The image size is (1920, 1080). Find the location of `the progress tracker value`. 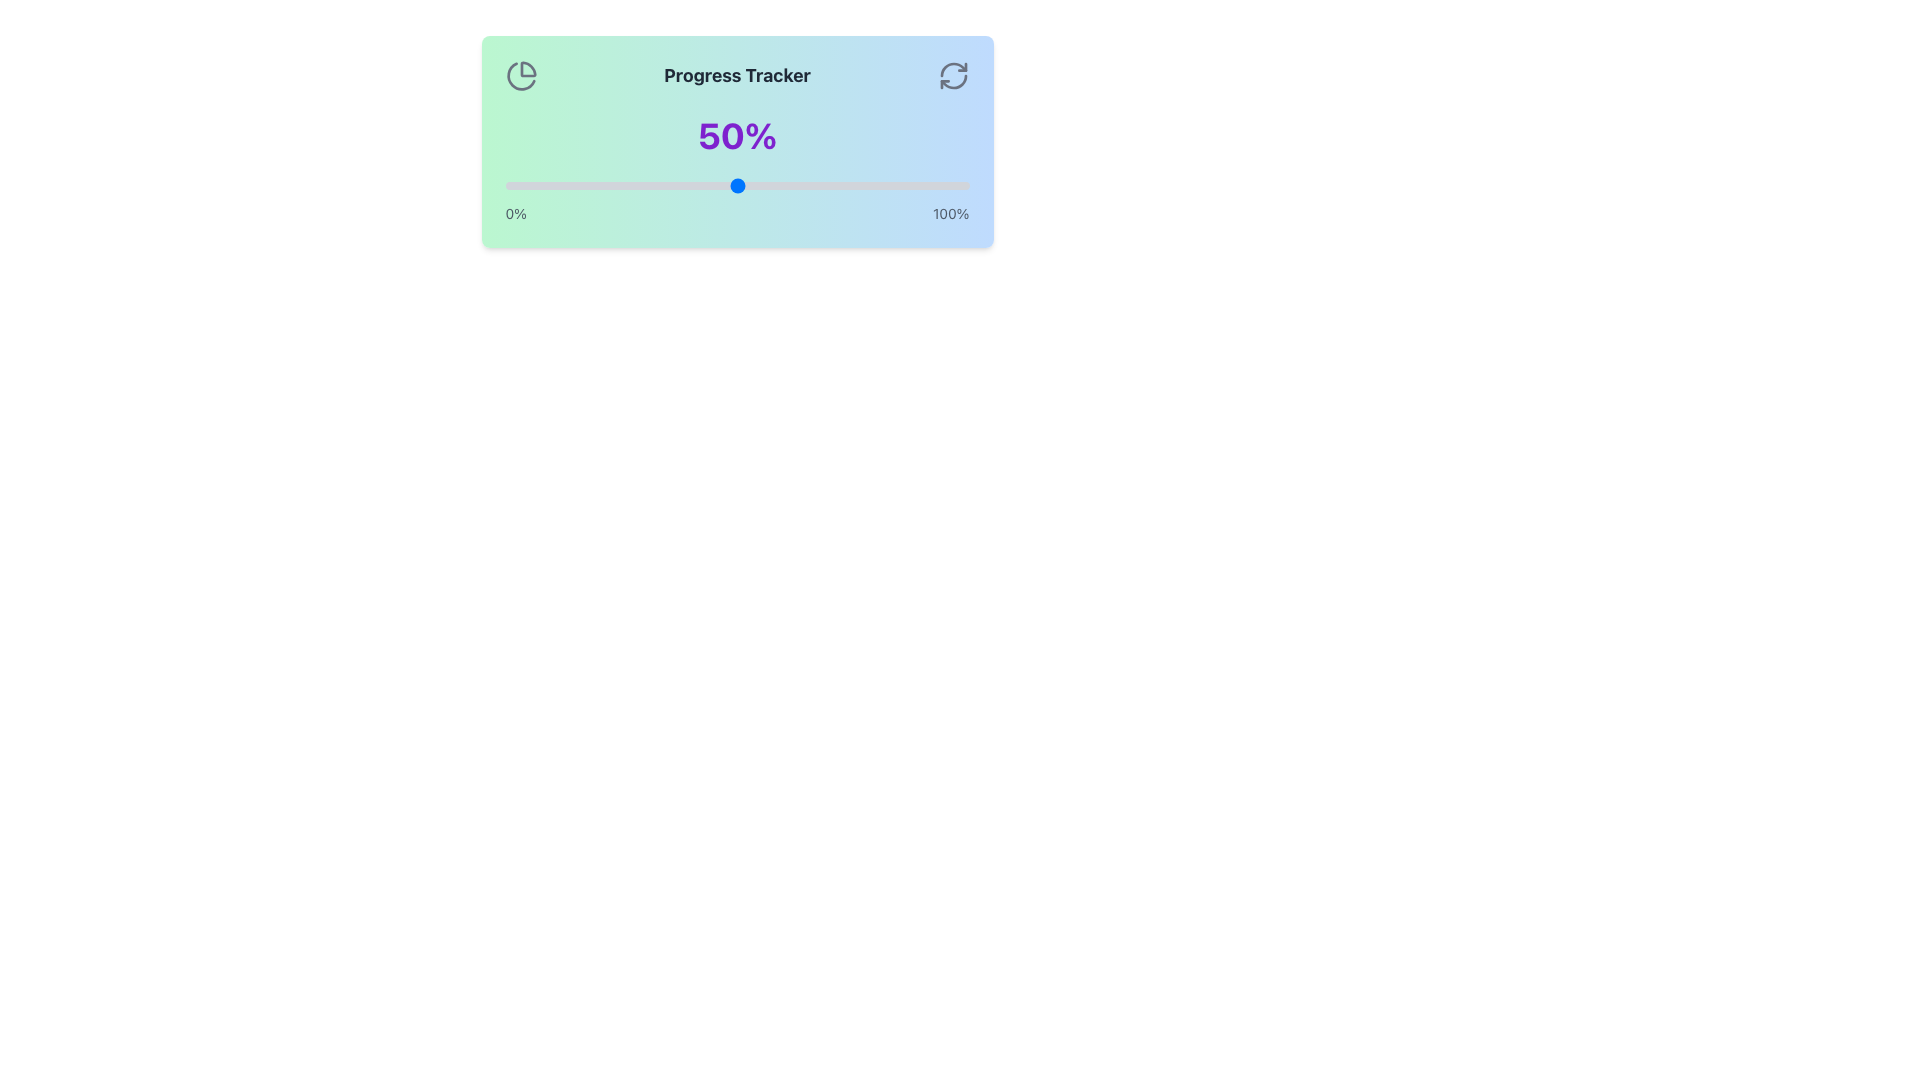

the progress tracker value is located at coordinates (709, 185).